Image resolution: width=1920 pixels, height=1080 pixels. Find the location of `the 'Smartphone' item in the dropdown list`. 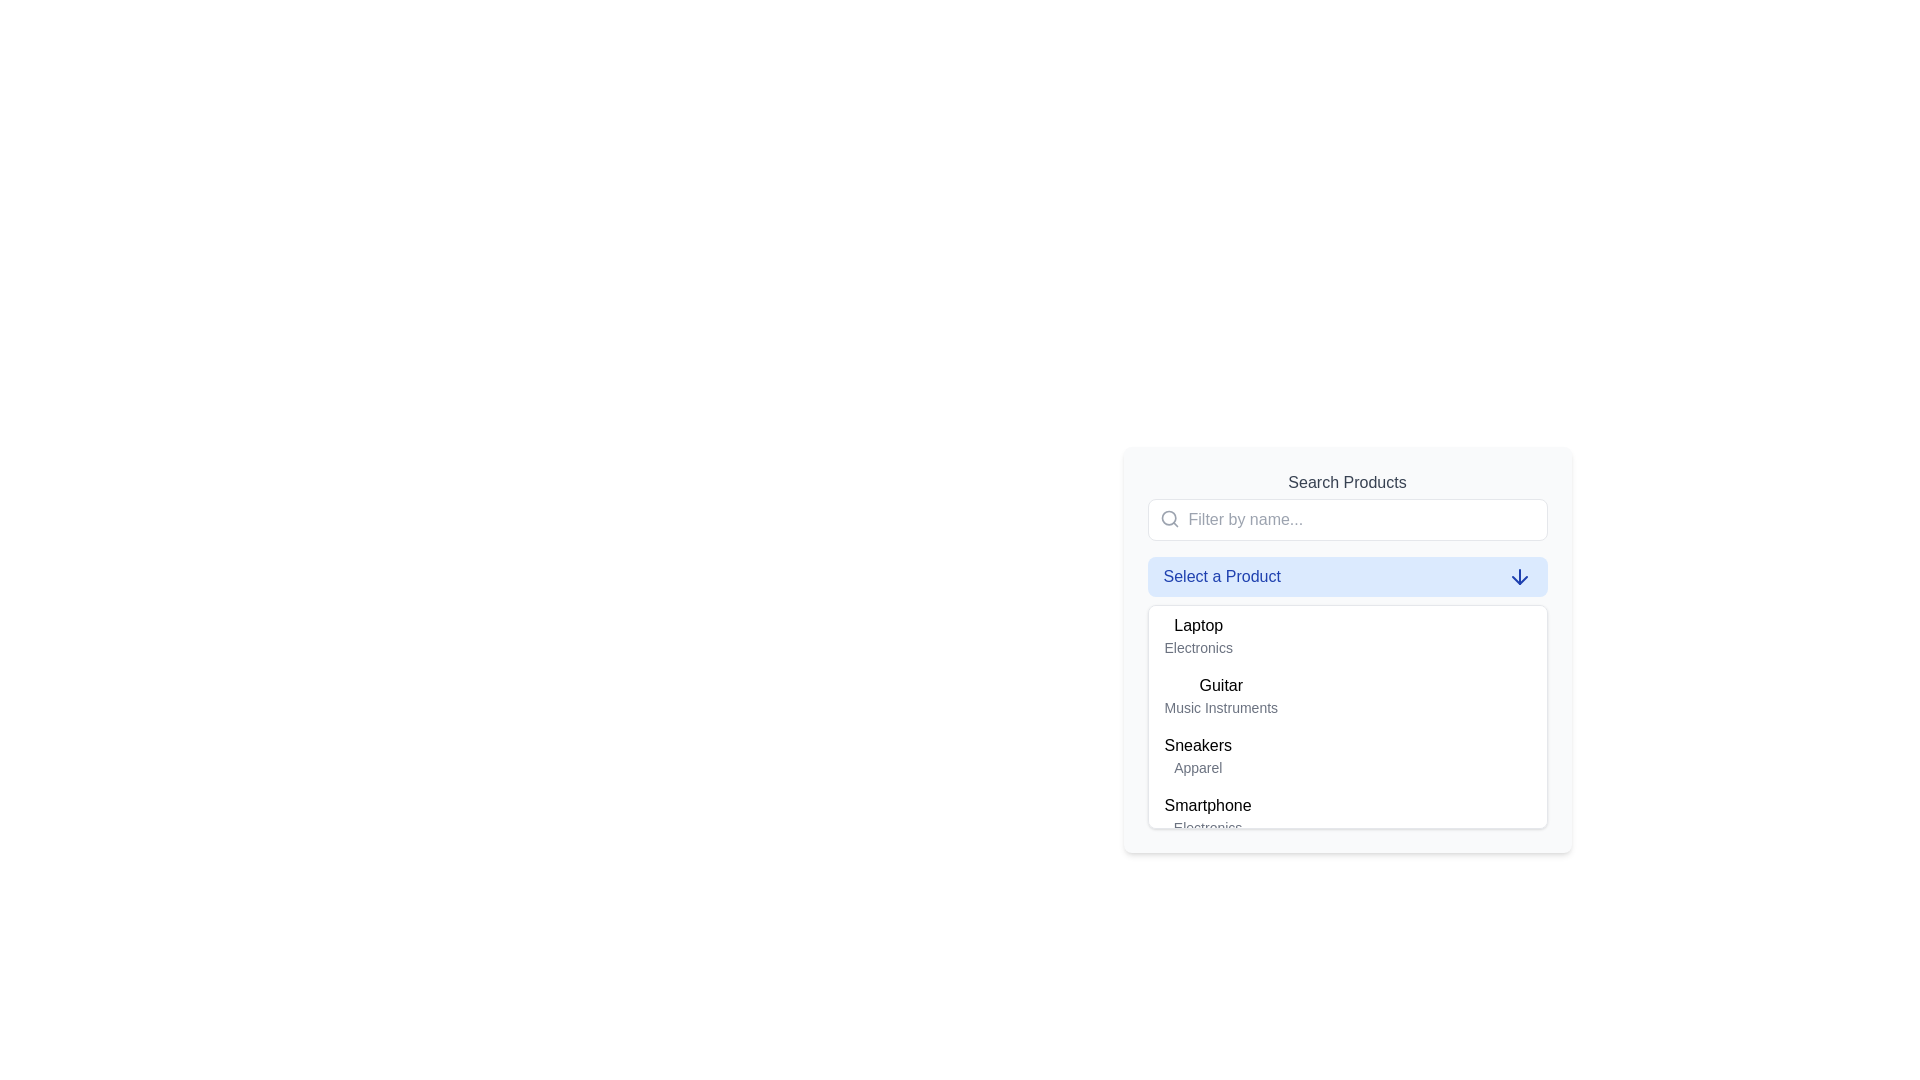

the 'Smartphone' item in the dropdown list is located at coordinates (1207, 816).